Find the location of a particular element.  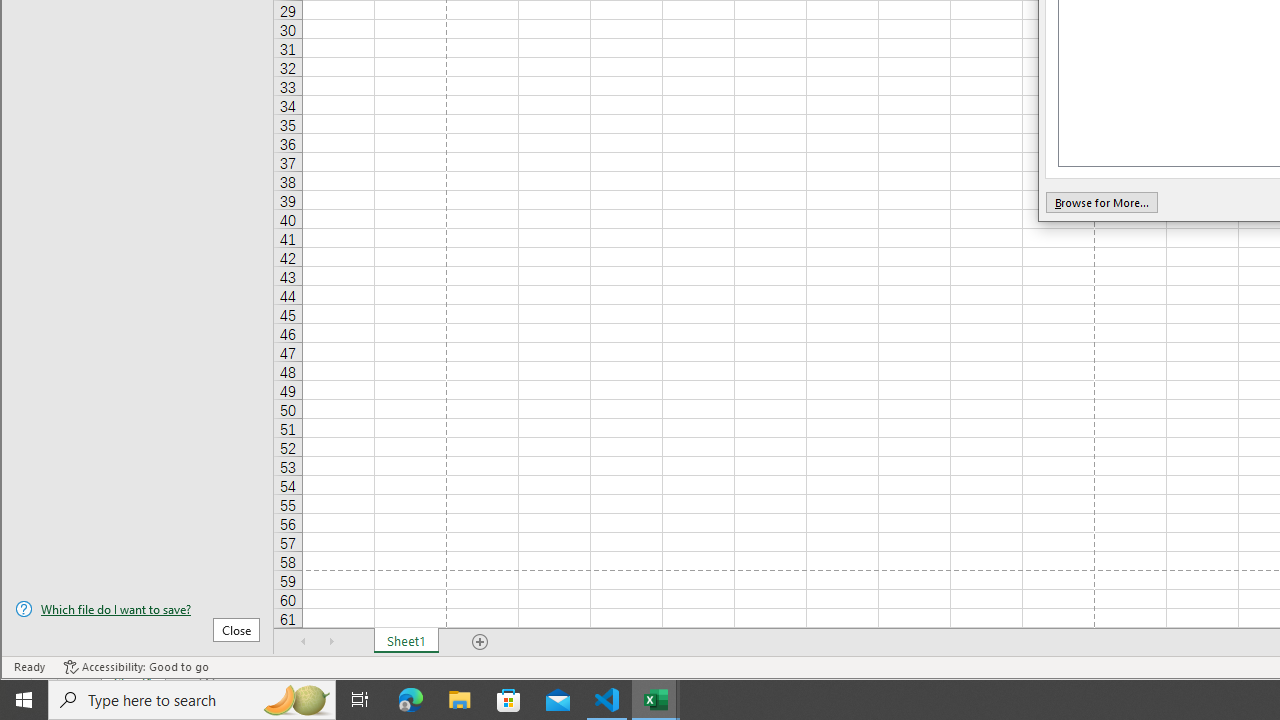

'Microsoft Edge' is located at coordinates (410, 698).